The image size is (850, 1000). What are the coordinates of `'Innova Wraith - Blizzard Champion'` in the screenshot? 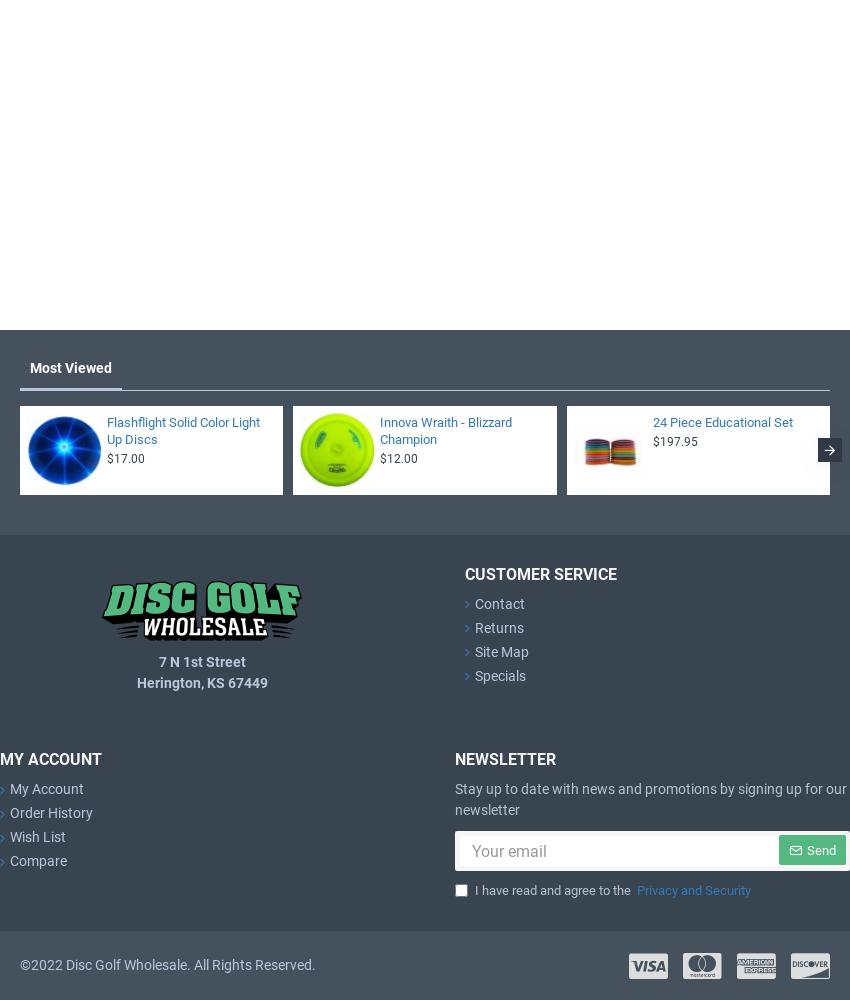 It's located at (444, 430).